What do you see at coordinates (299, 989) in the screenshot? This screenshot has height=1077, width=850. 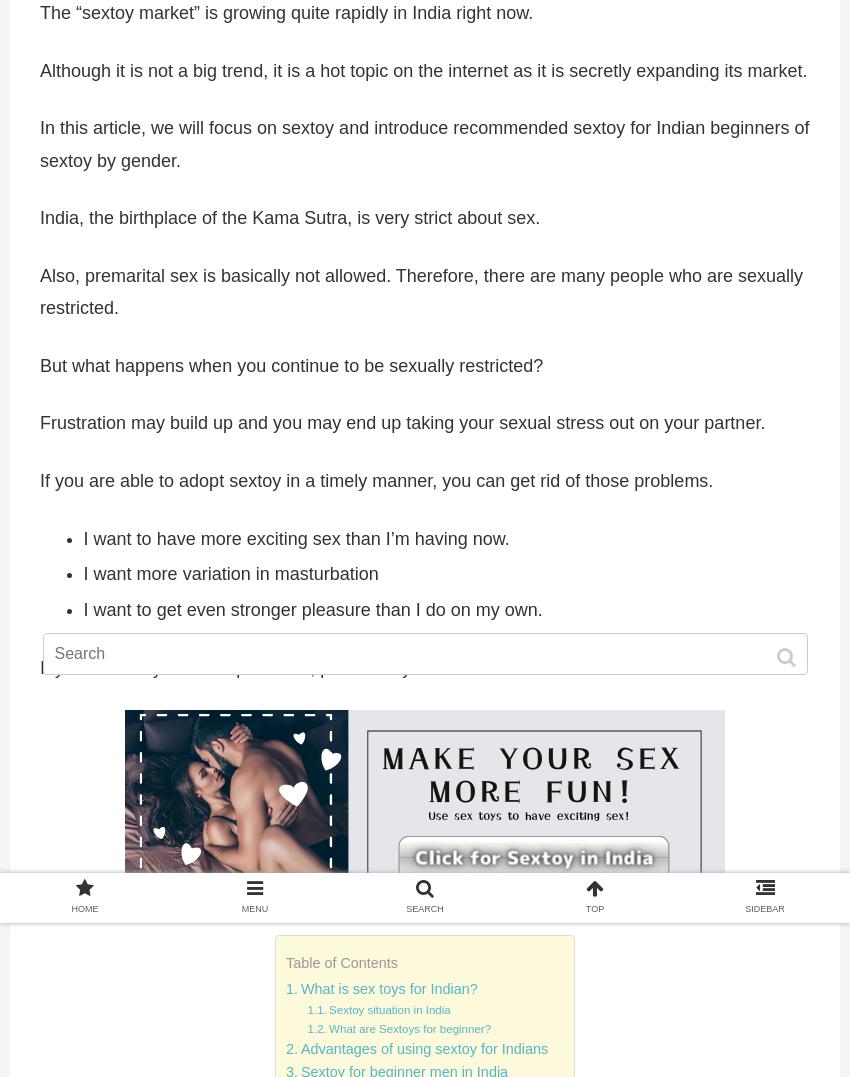 I see `'What is sex toys for Indian?'` at bounding box center [299, 989].